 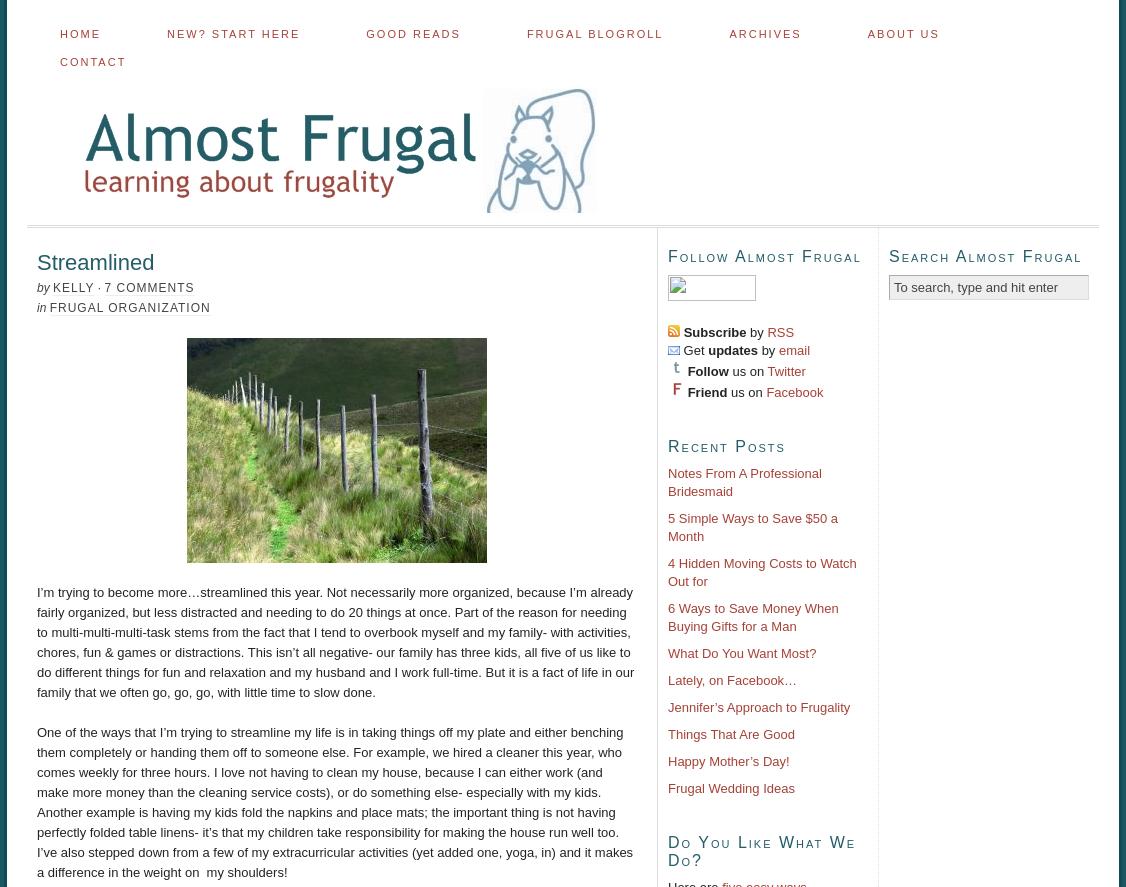 I want to click on 'About Kyle', so click(x=867, y=145).